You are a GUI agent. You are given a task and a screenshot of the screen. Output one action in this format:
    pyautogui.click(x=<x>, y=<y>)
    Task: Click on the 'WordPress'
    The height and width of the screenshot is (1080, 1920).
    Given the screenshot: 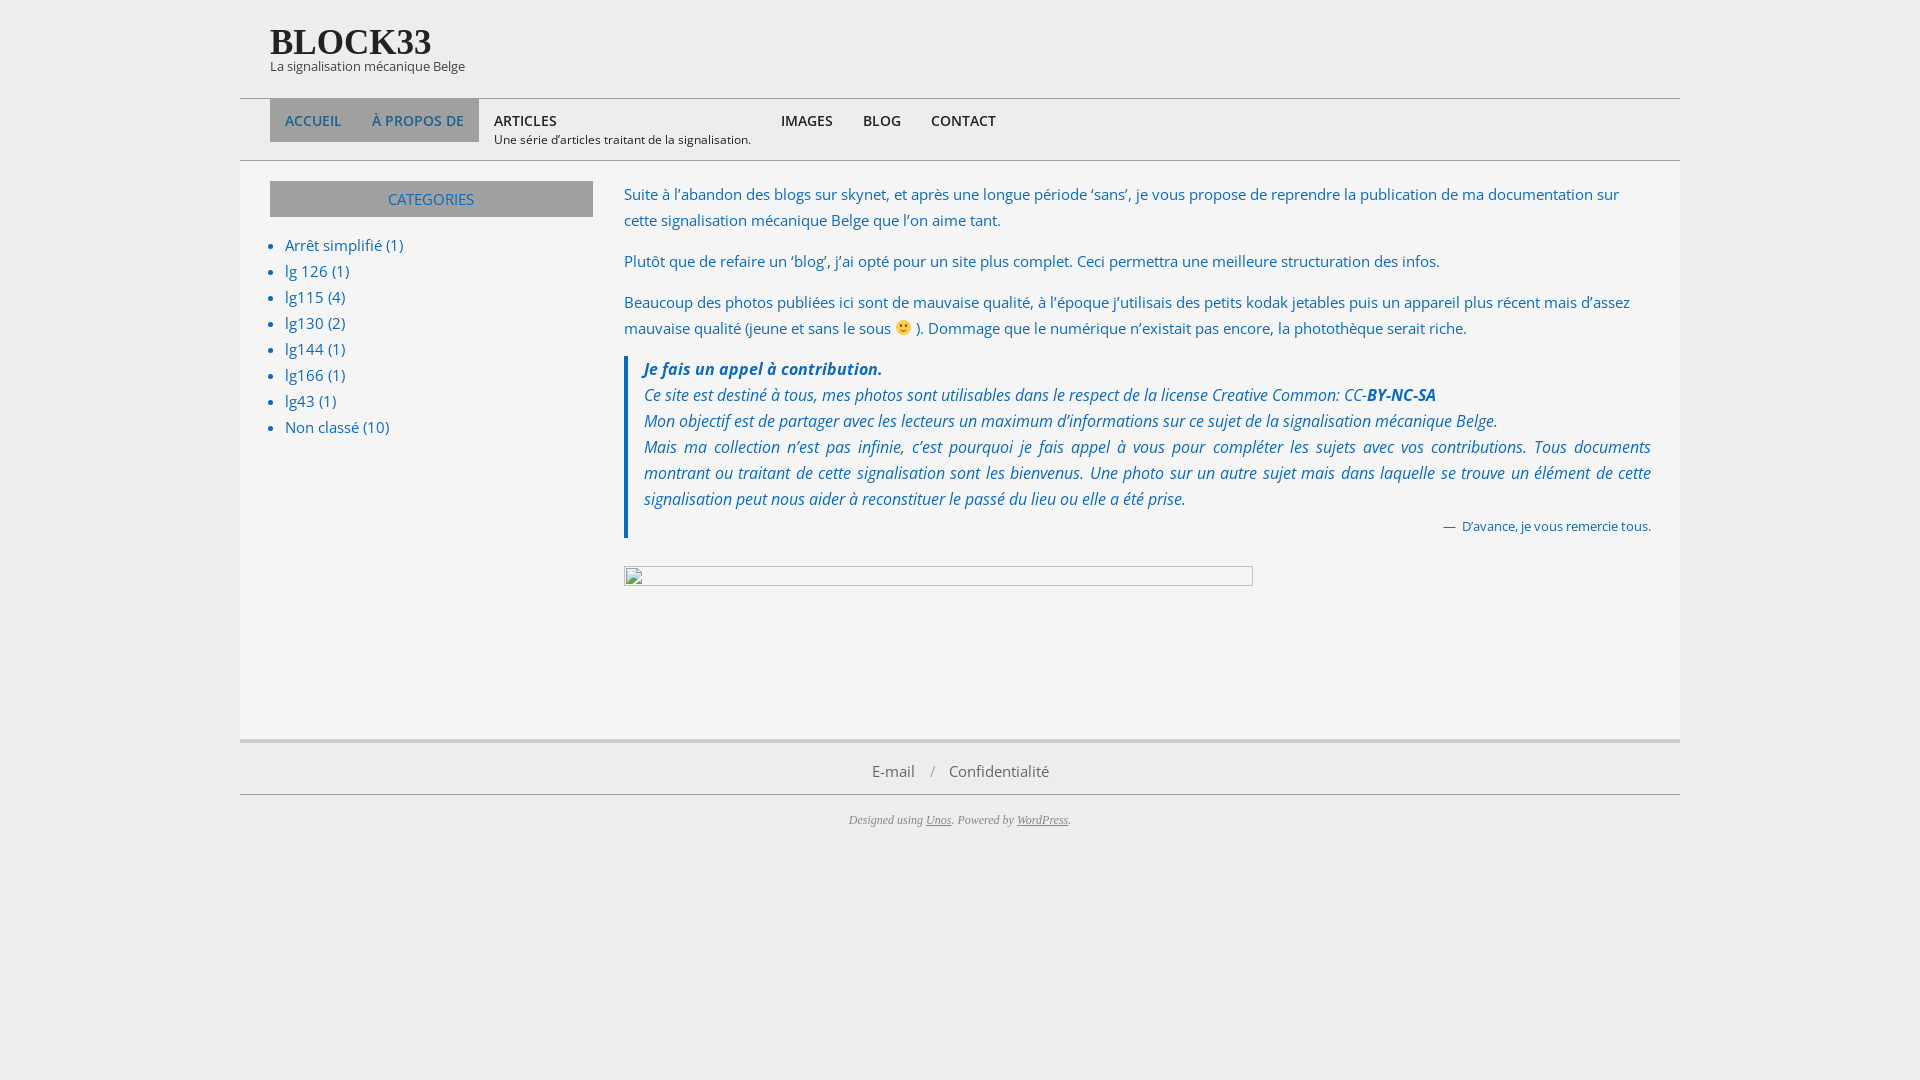 What is the action you would take?
    pyautogui.click(x=1041, y=818)
    